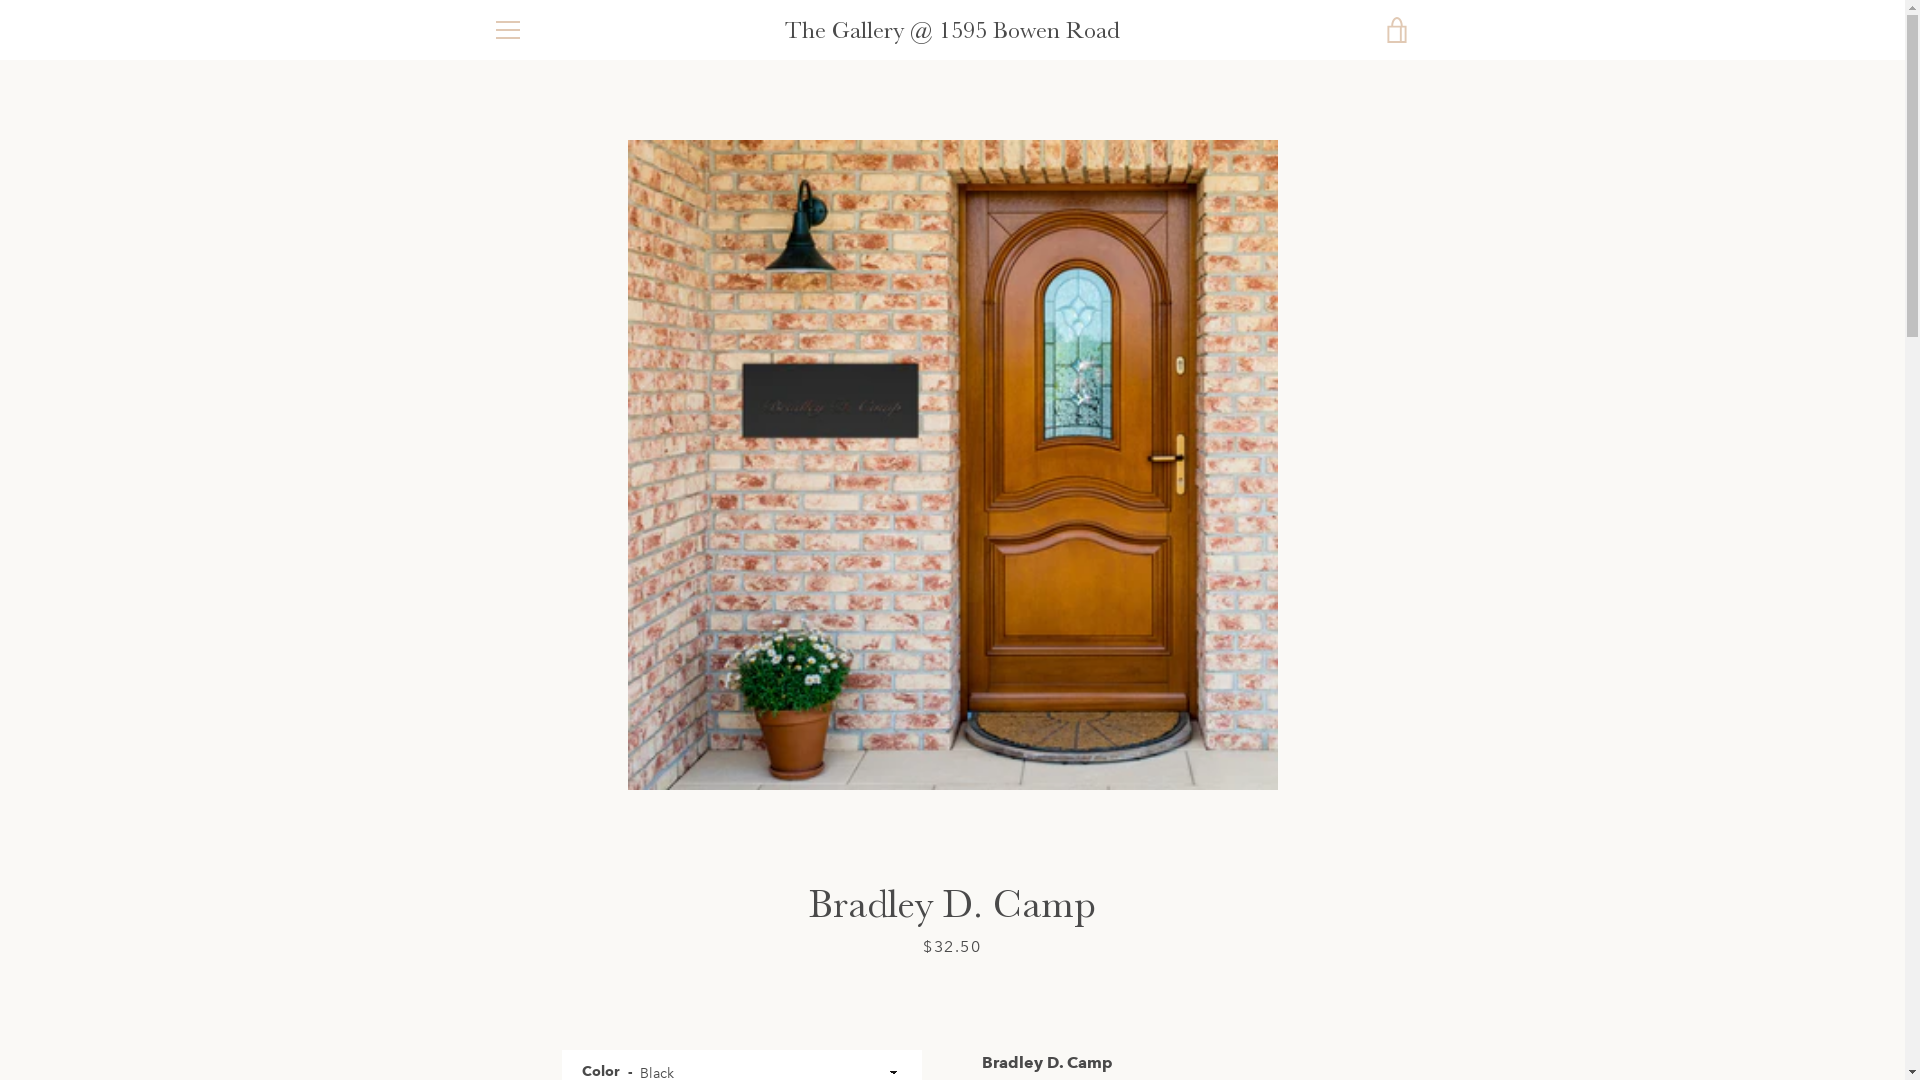 This screenshot has width=1920, height=1080. I want to click on 'Powered by Shopify', so click(951, 1023).